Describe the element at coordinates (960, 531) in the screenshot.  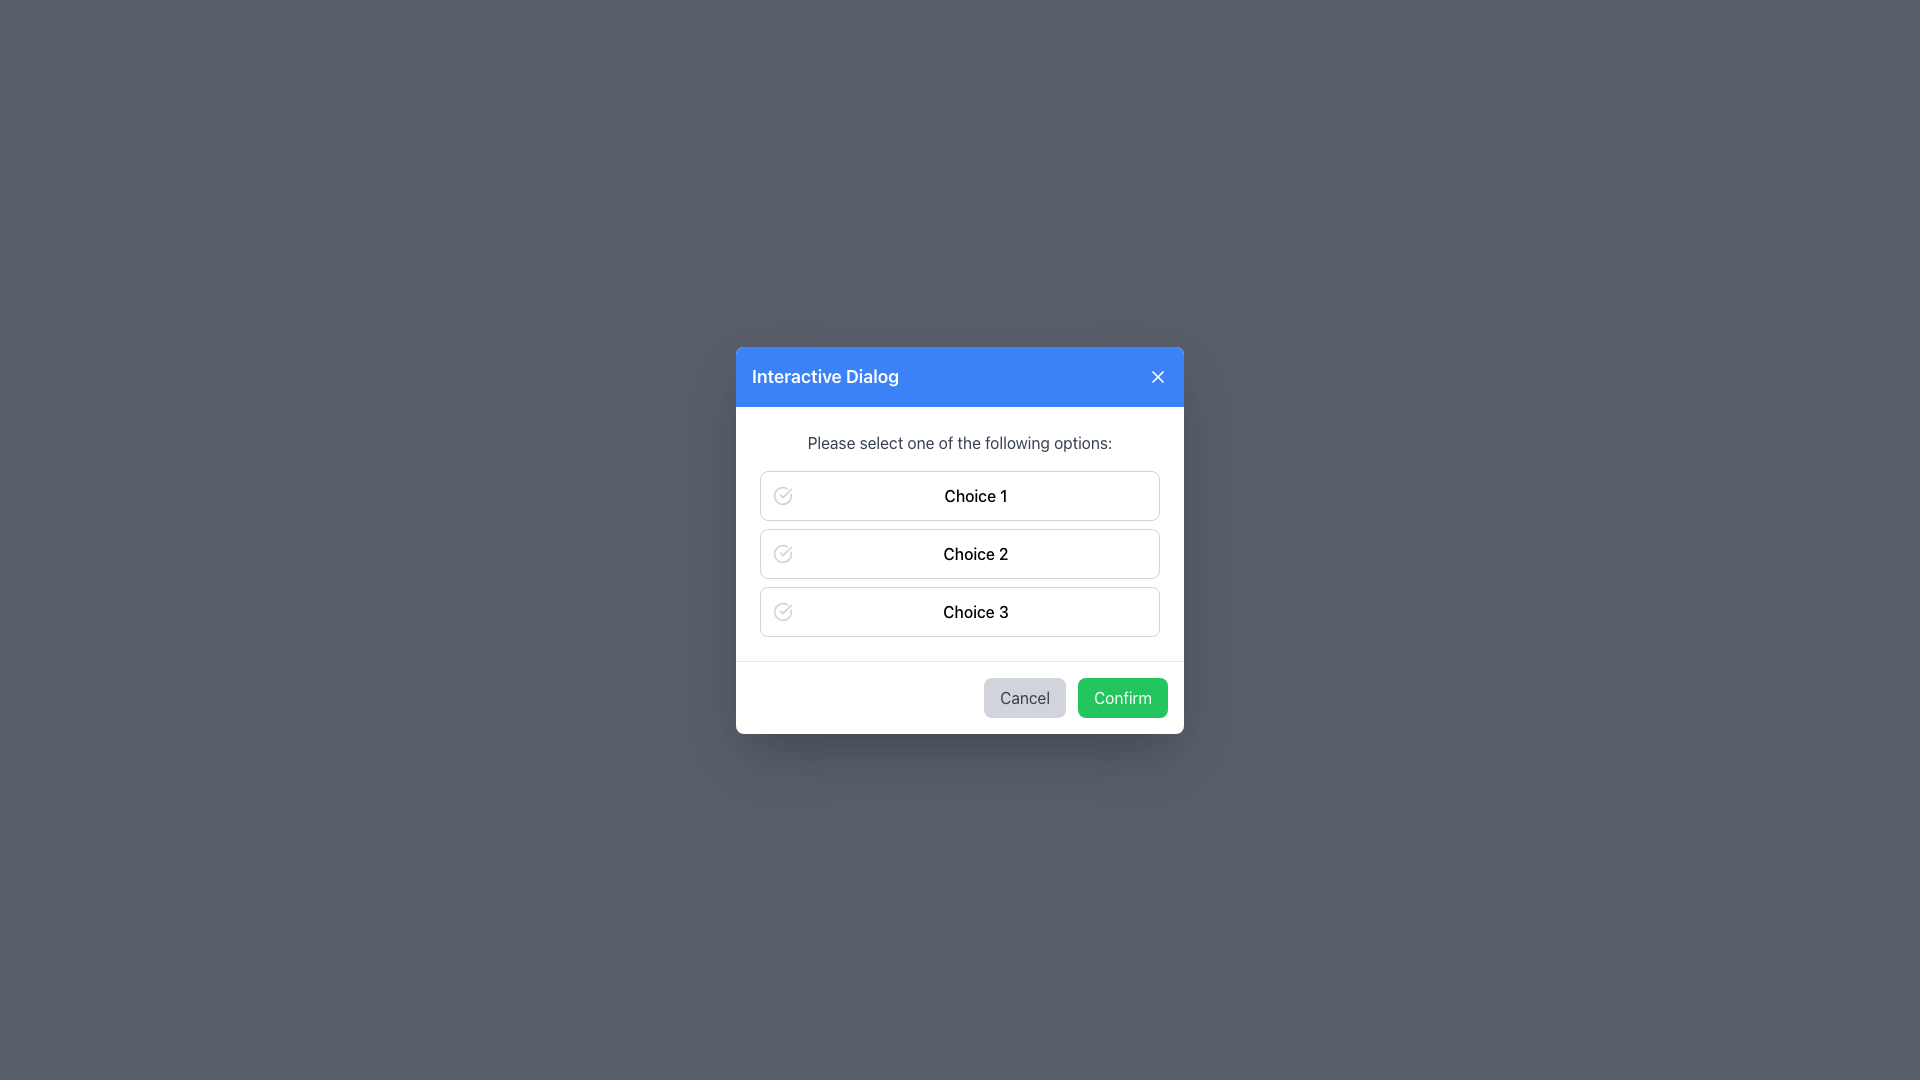
I see `the group of interactive buttons located in the modal dialog titled 'Interactive Dialog'` at that location.